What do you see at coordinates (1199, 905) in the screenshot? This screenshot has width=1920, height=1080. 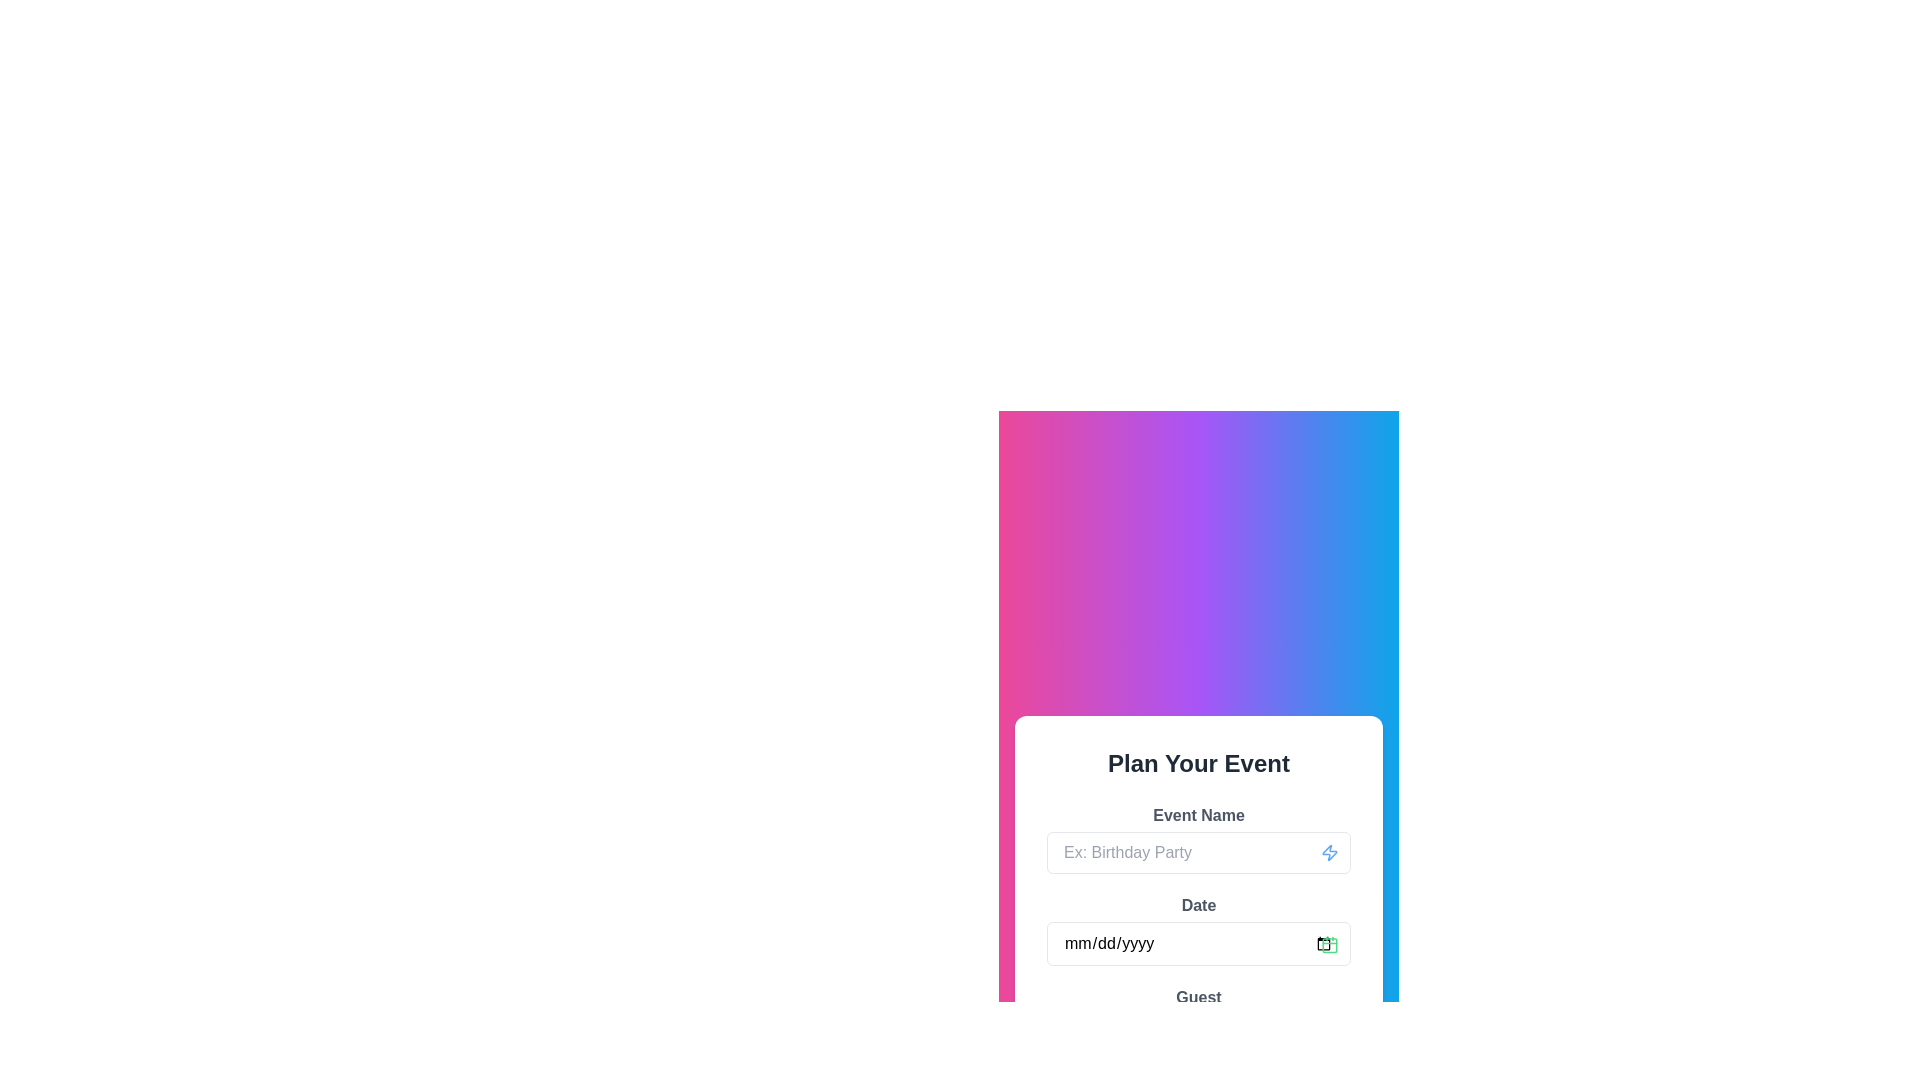 I see `the text label displaying 'Date' in bold gray font, which is positioned above the date input field in the 'Plan Your Event' form` at bounding box center [1199, 905].